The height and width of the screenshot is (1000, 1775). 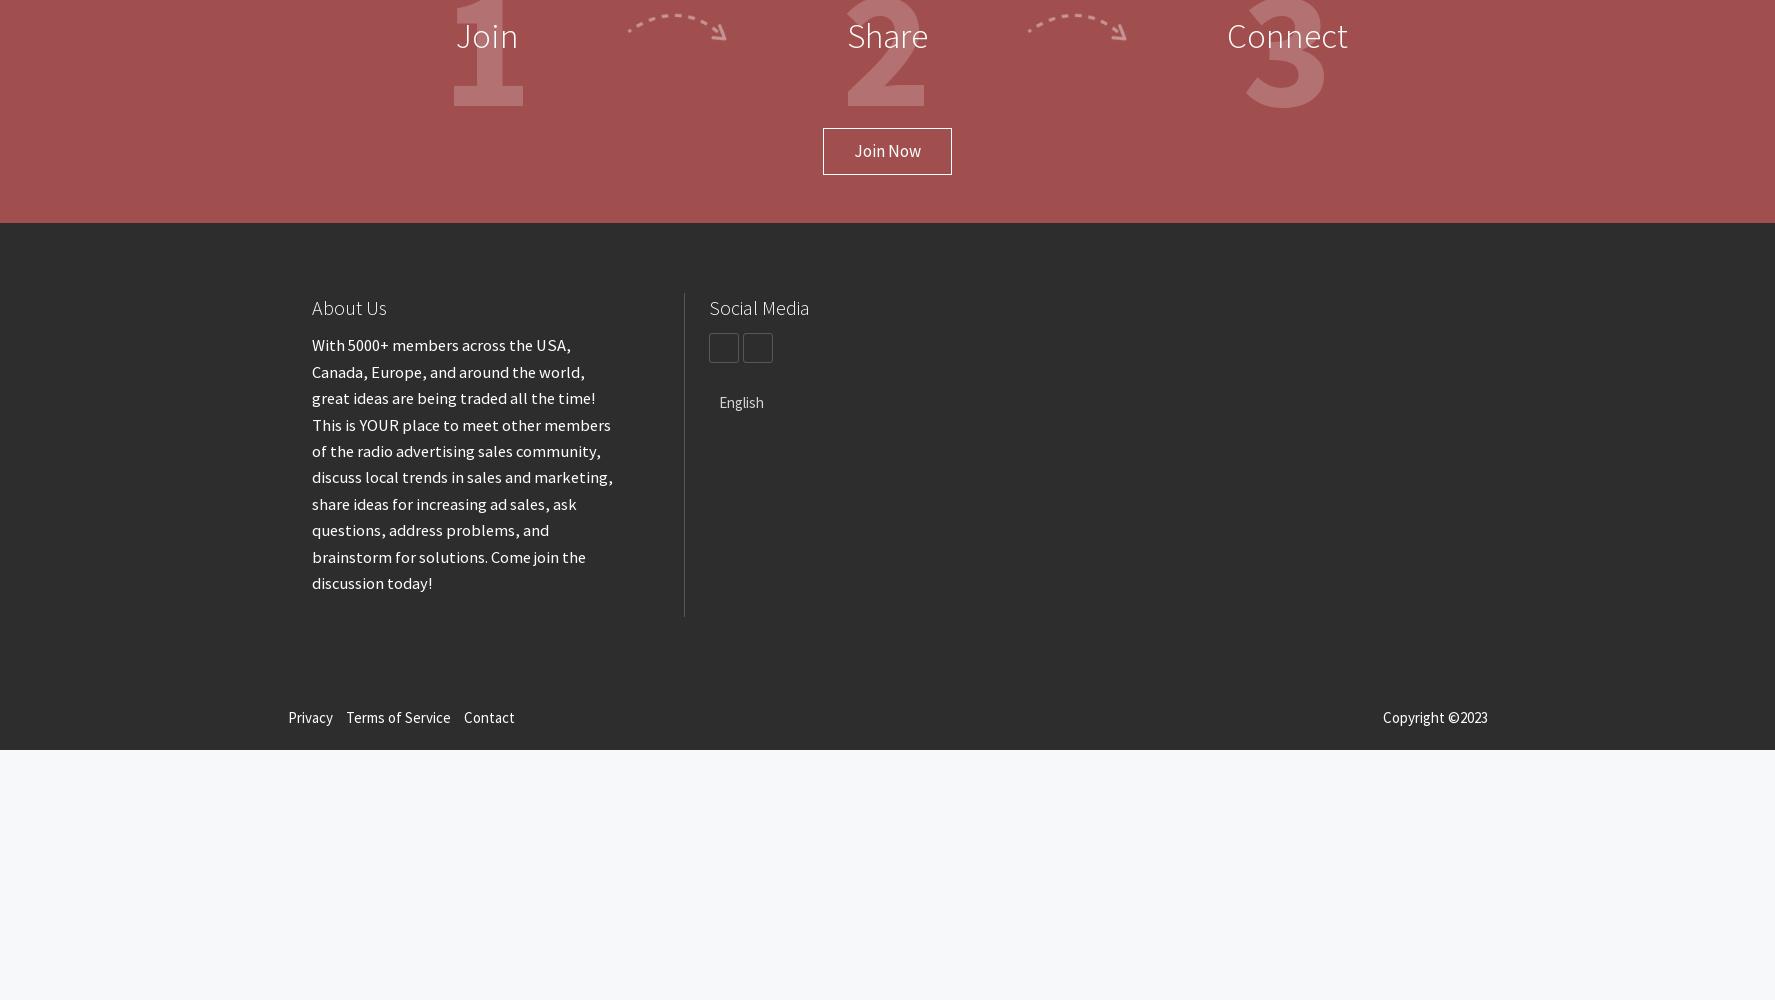 I want to click on 'Connect', so click(x=1286, y=36).